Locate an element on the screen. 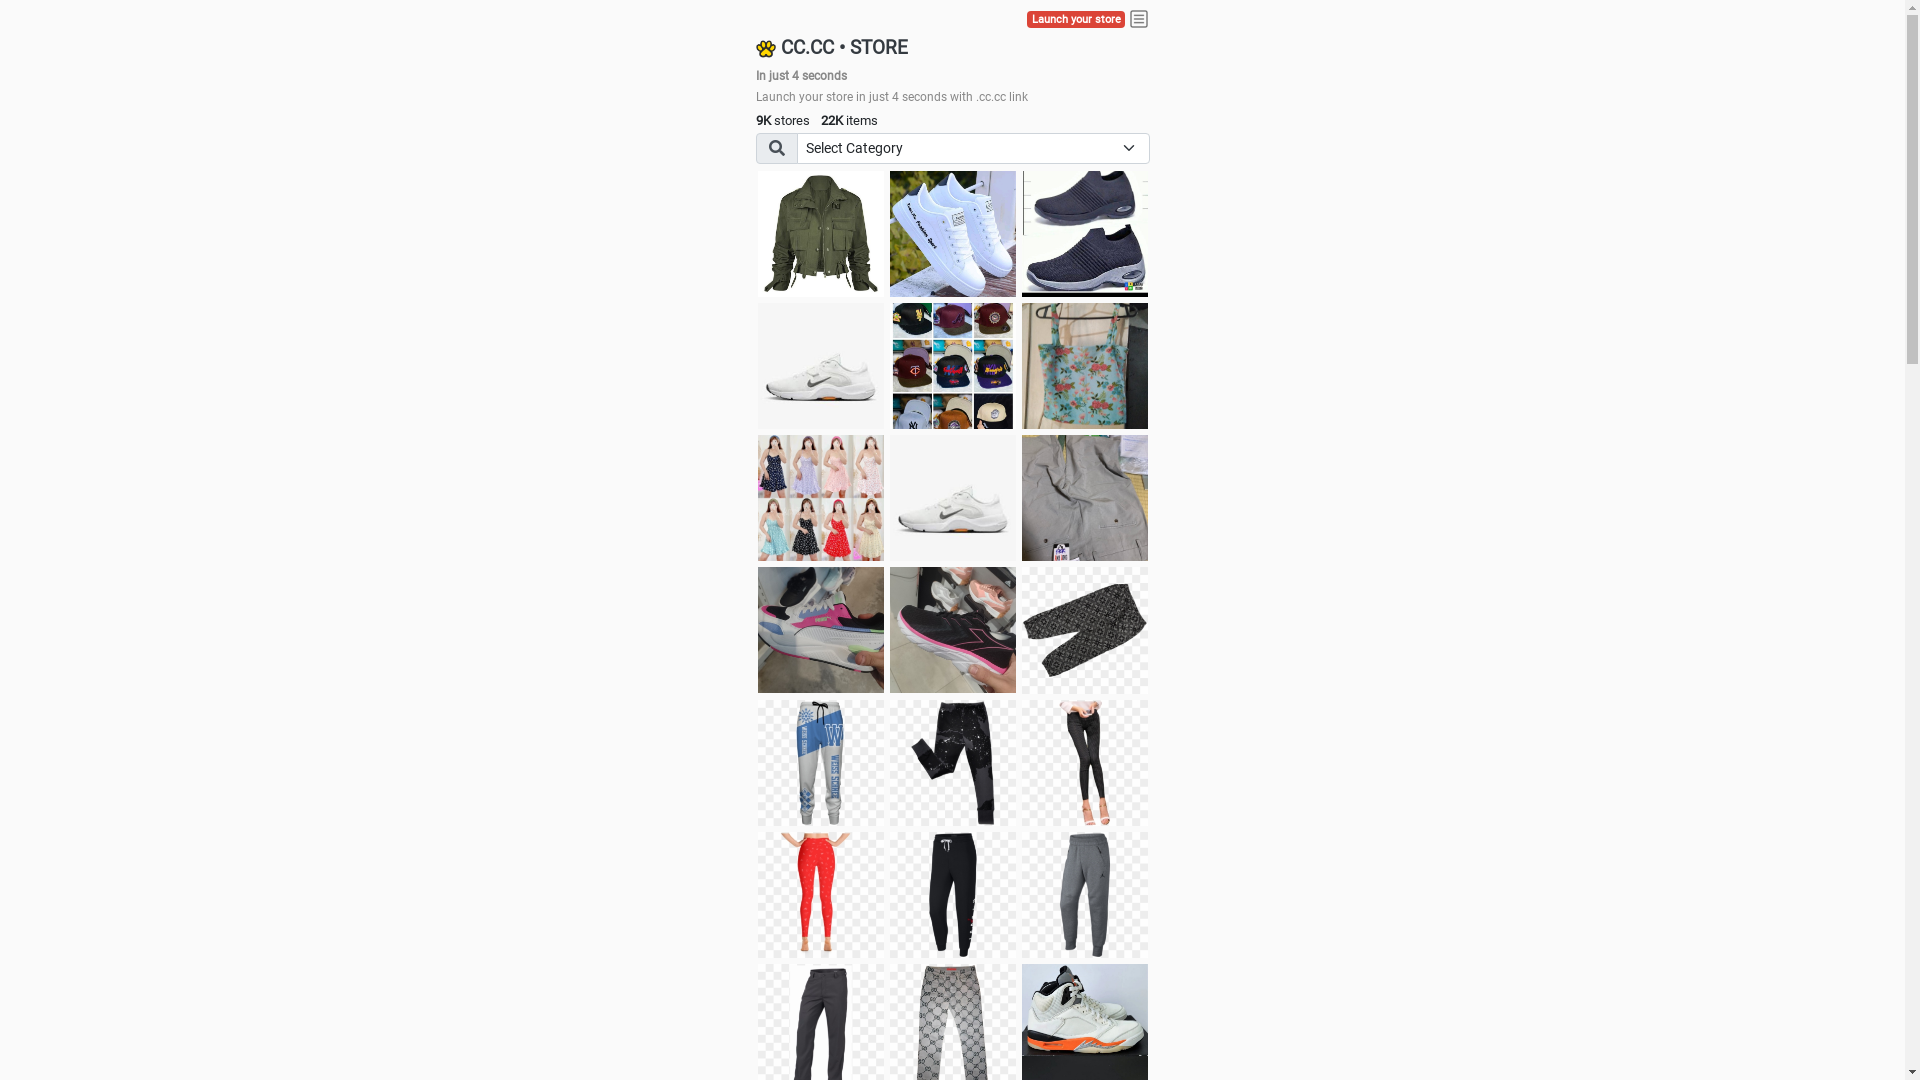 This screenshot has height=1080, width=1920. 'Pant' is located at coordinates (1083, 763).